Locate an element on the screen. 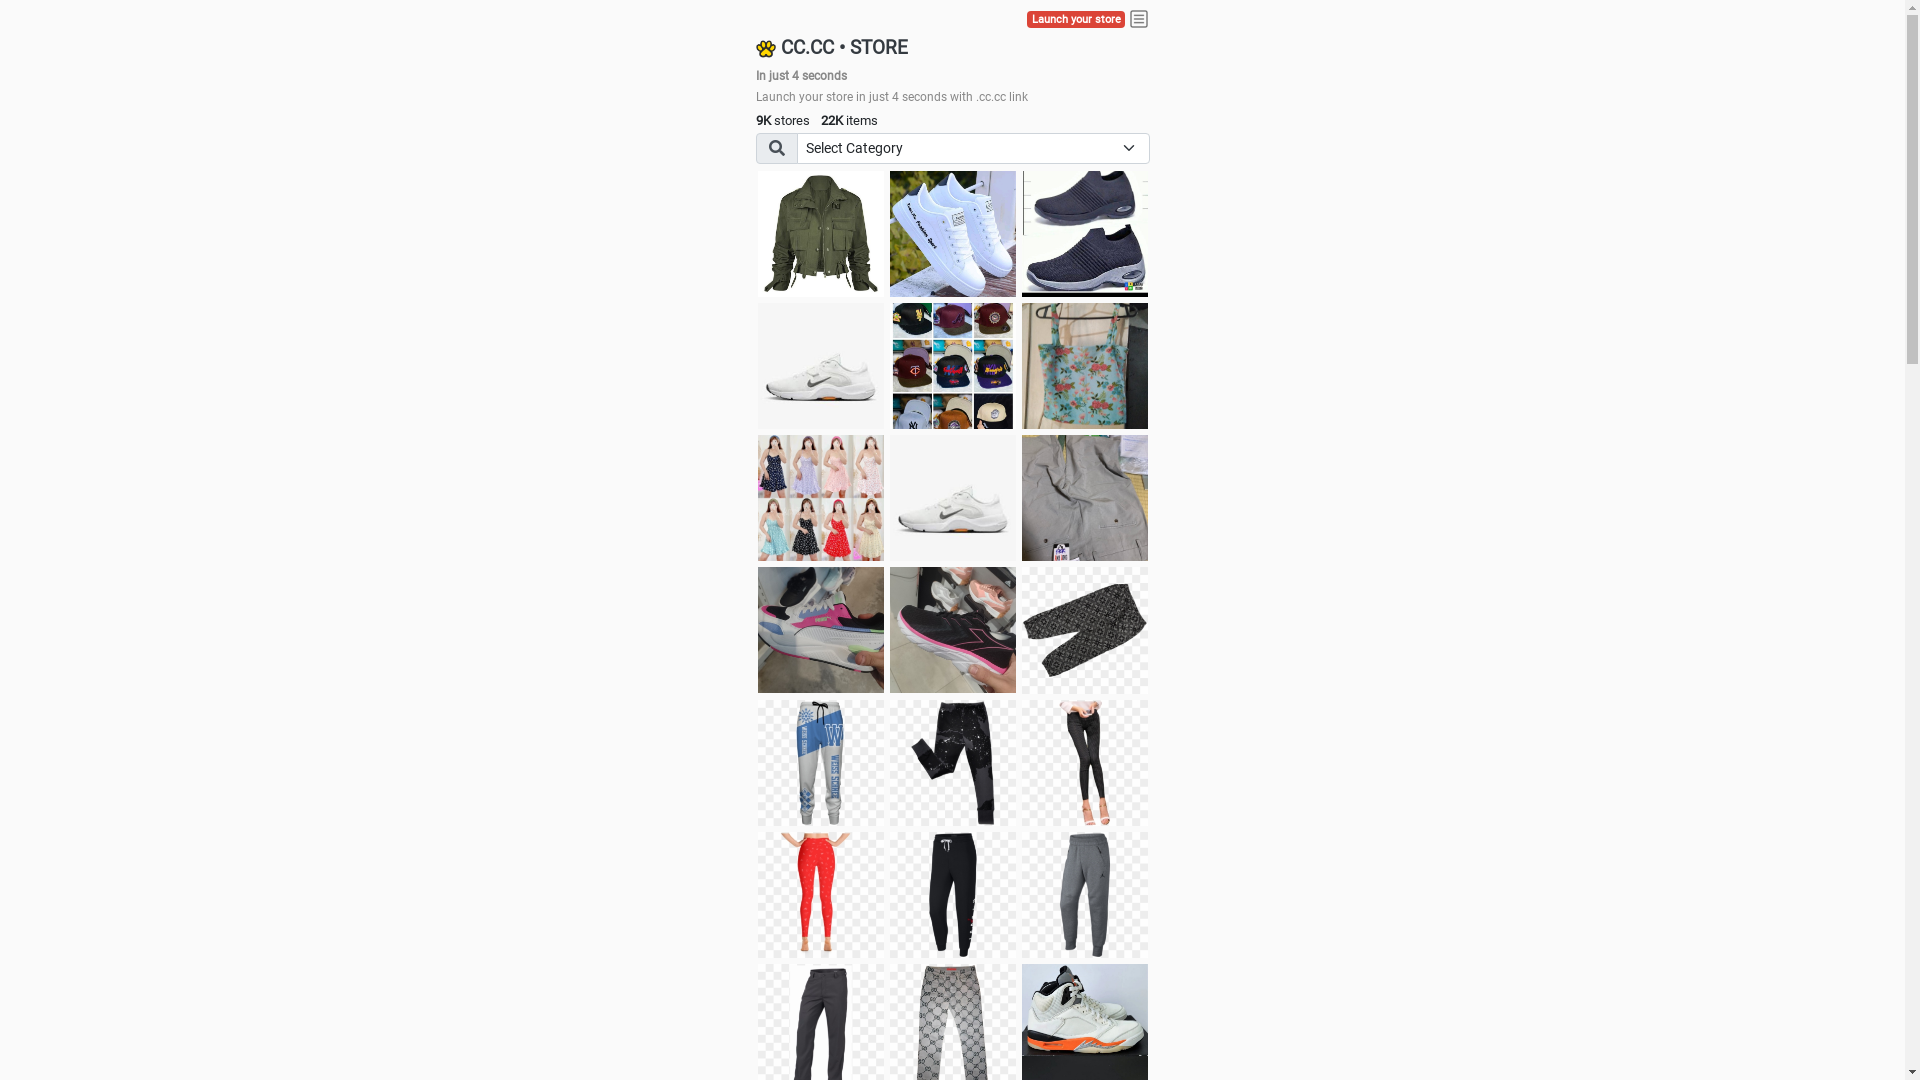 This screenshot has height=1080, width=1920. 'Pant' is located at coordinates (1083, 763).